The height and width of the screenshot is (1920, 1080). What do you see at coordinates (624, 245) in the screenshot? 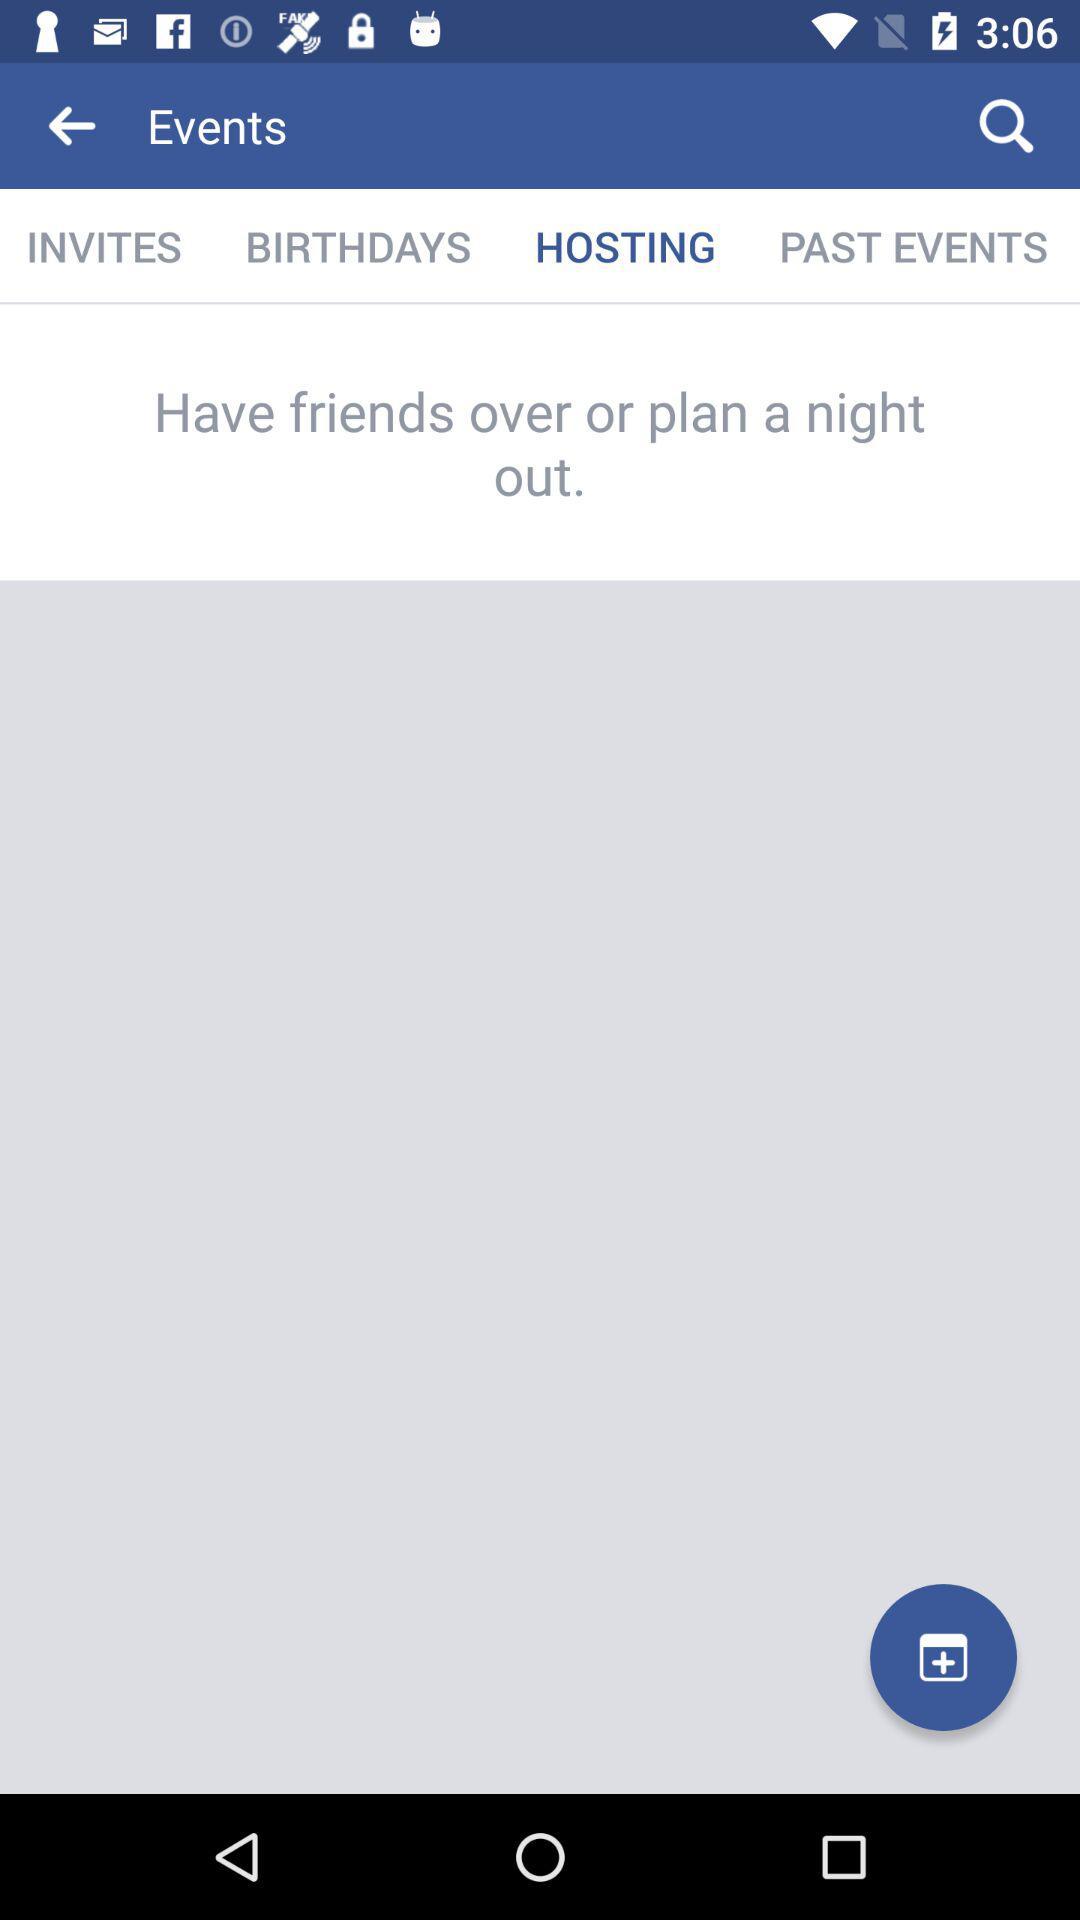
I see `the icon next to past events item` at bounding box center [624, 245].